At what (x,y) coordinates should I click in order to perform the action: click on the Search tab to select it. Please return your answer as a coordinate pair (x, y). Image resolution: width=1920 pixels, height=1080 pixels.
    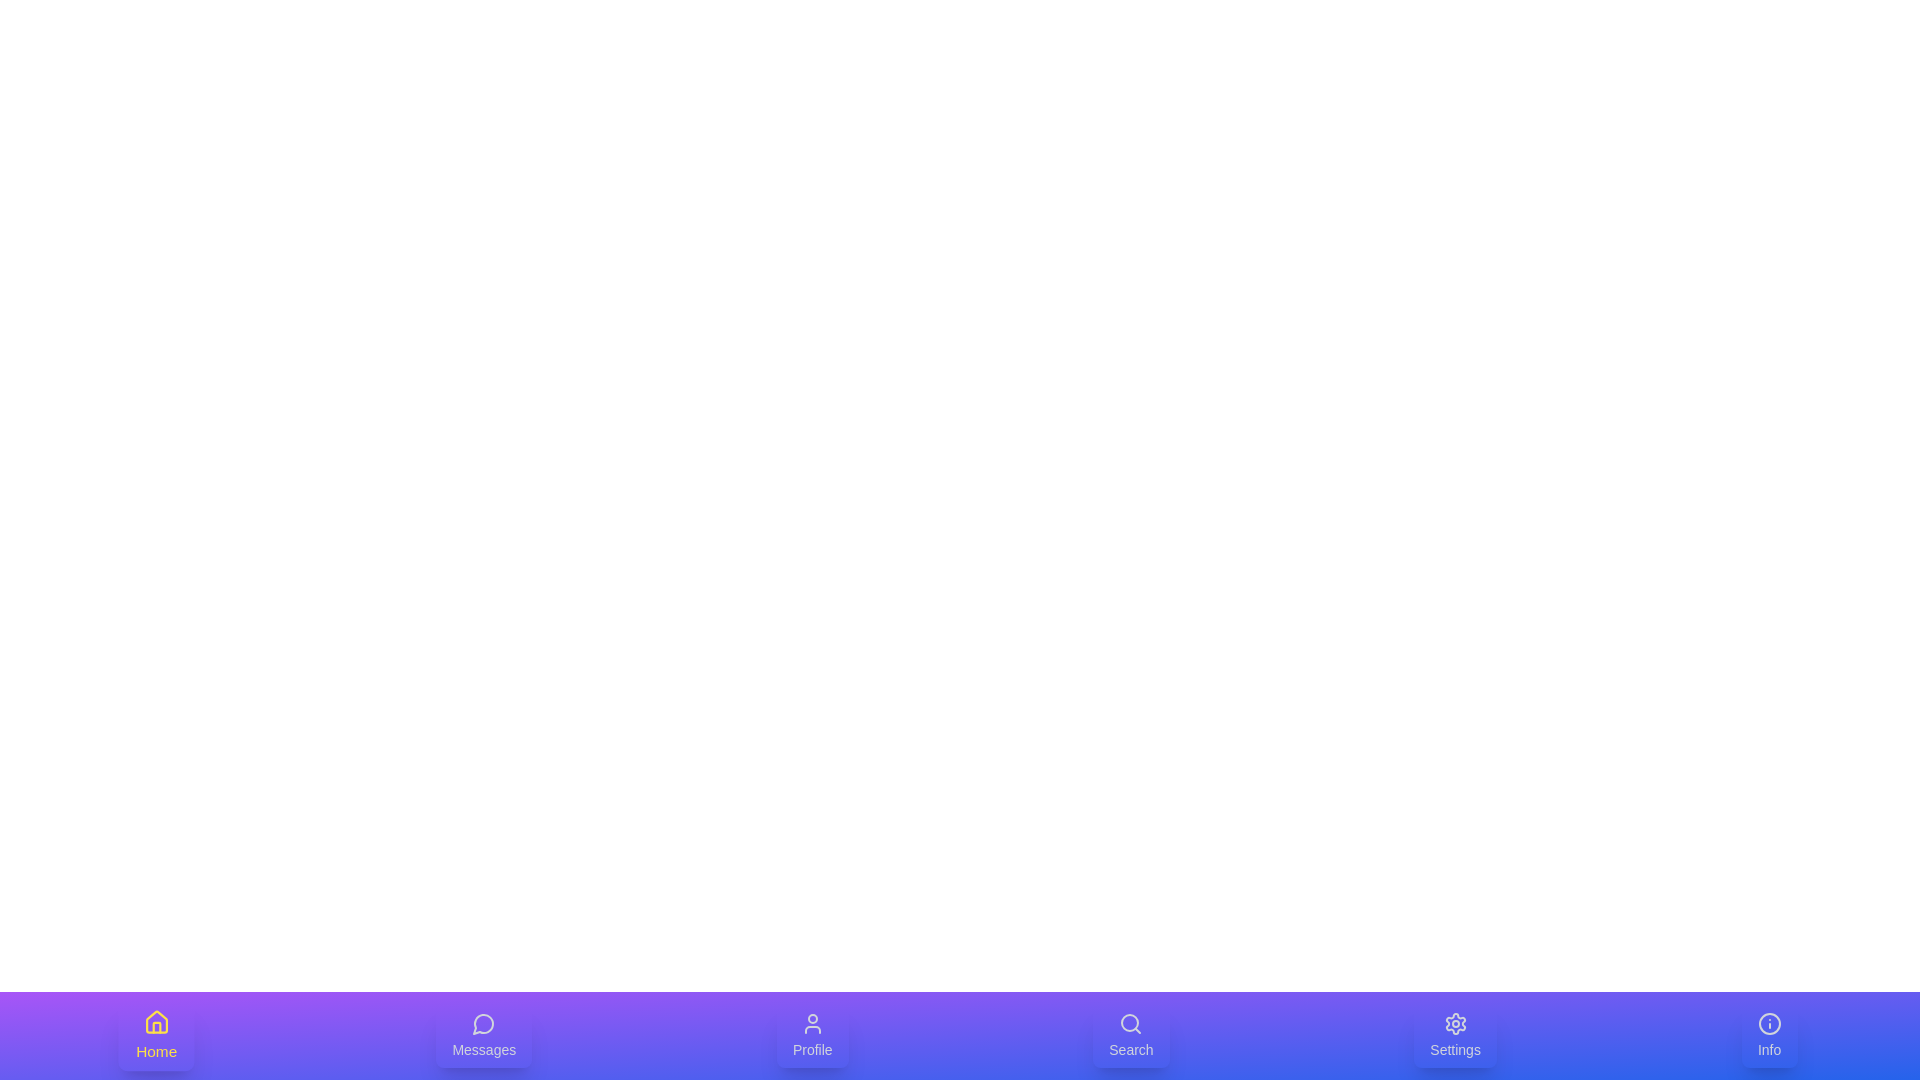
    Looking at the image, I should click on (1131, 1035).